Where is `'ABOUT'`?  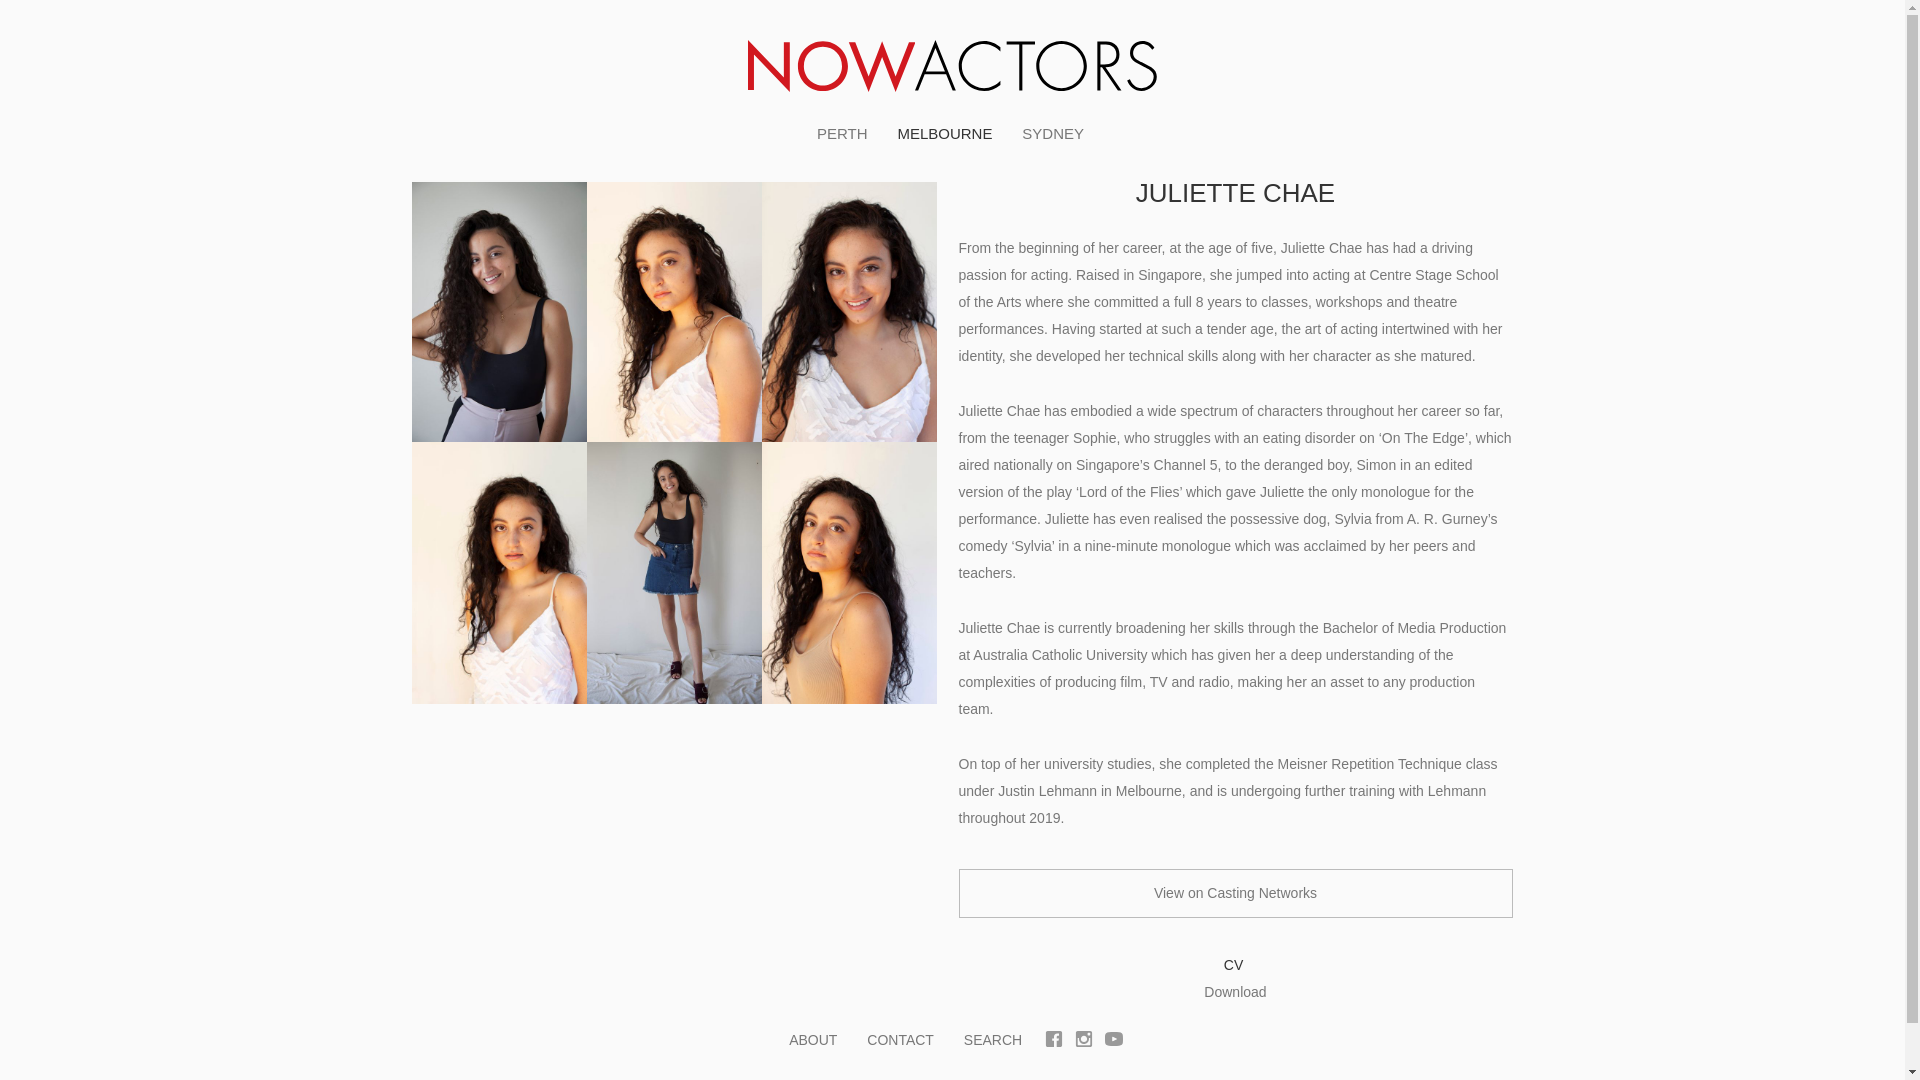
'ABOUT' is located at coordinates (812, 1039).